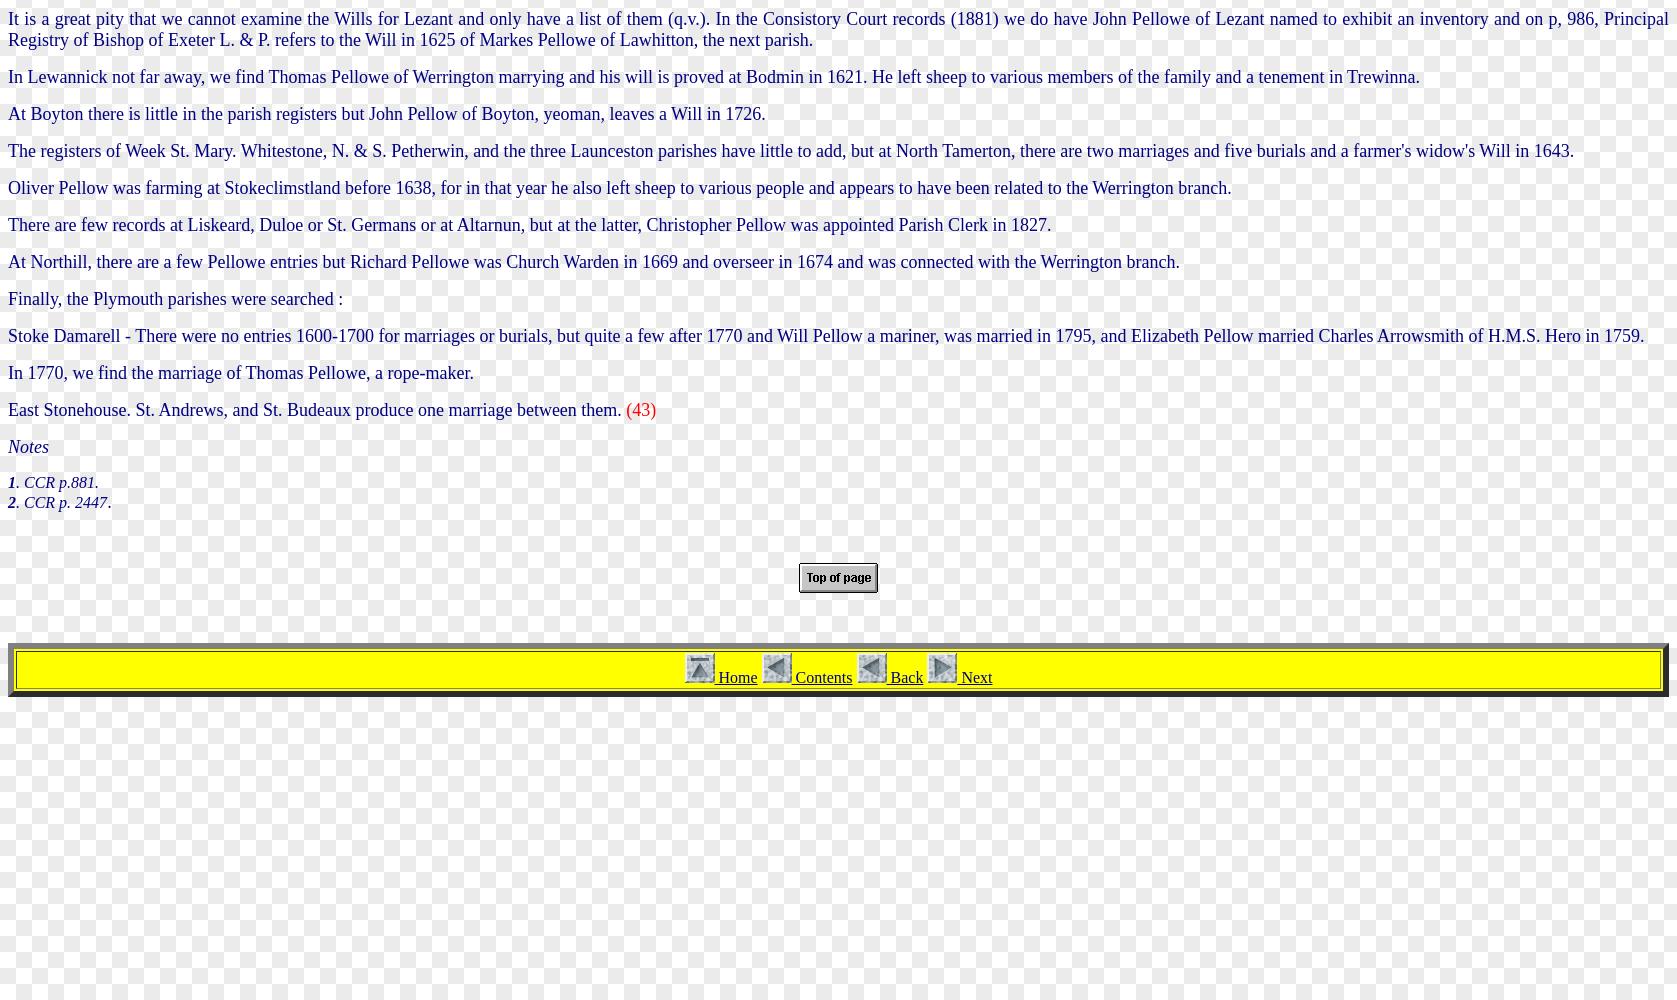  What do you see at coordinates (28, 445) in the screenshot?
I see `'Notes'` at bounding box center [28, 445].